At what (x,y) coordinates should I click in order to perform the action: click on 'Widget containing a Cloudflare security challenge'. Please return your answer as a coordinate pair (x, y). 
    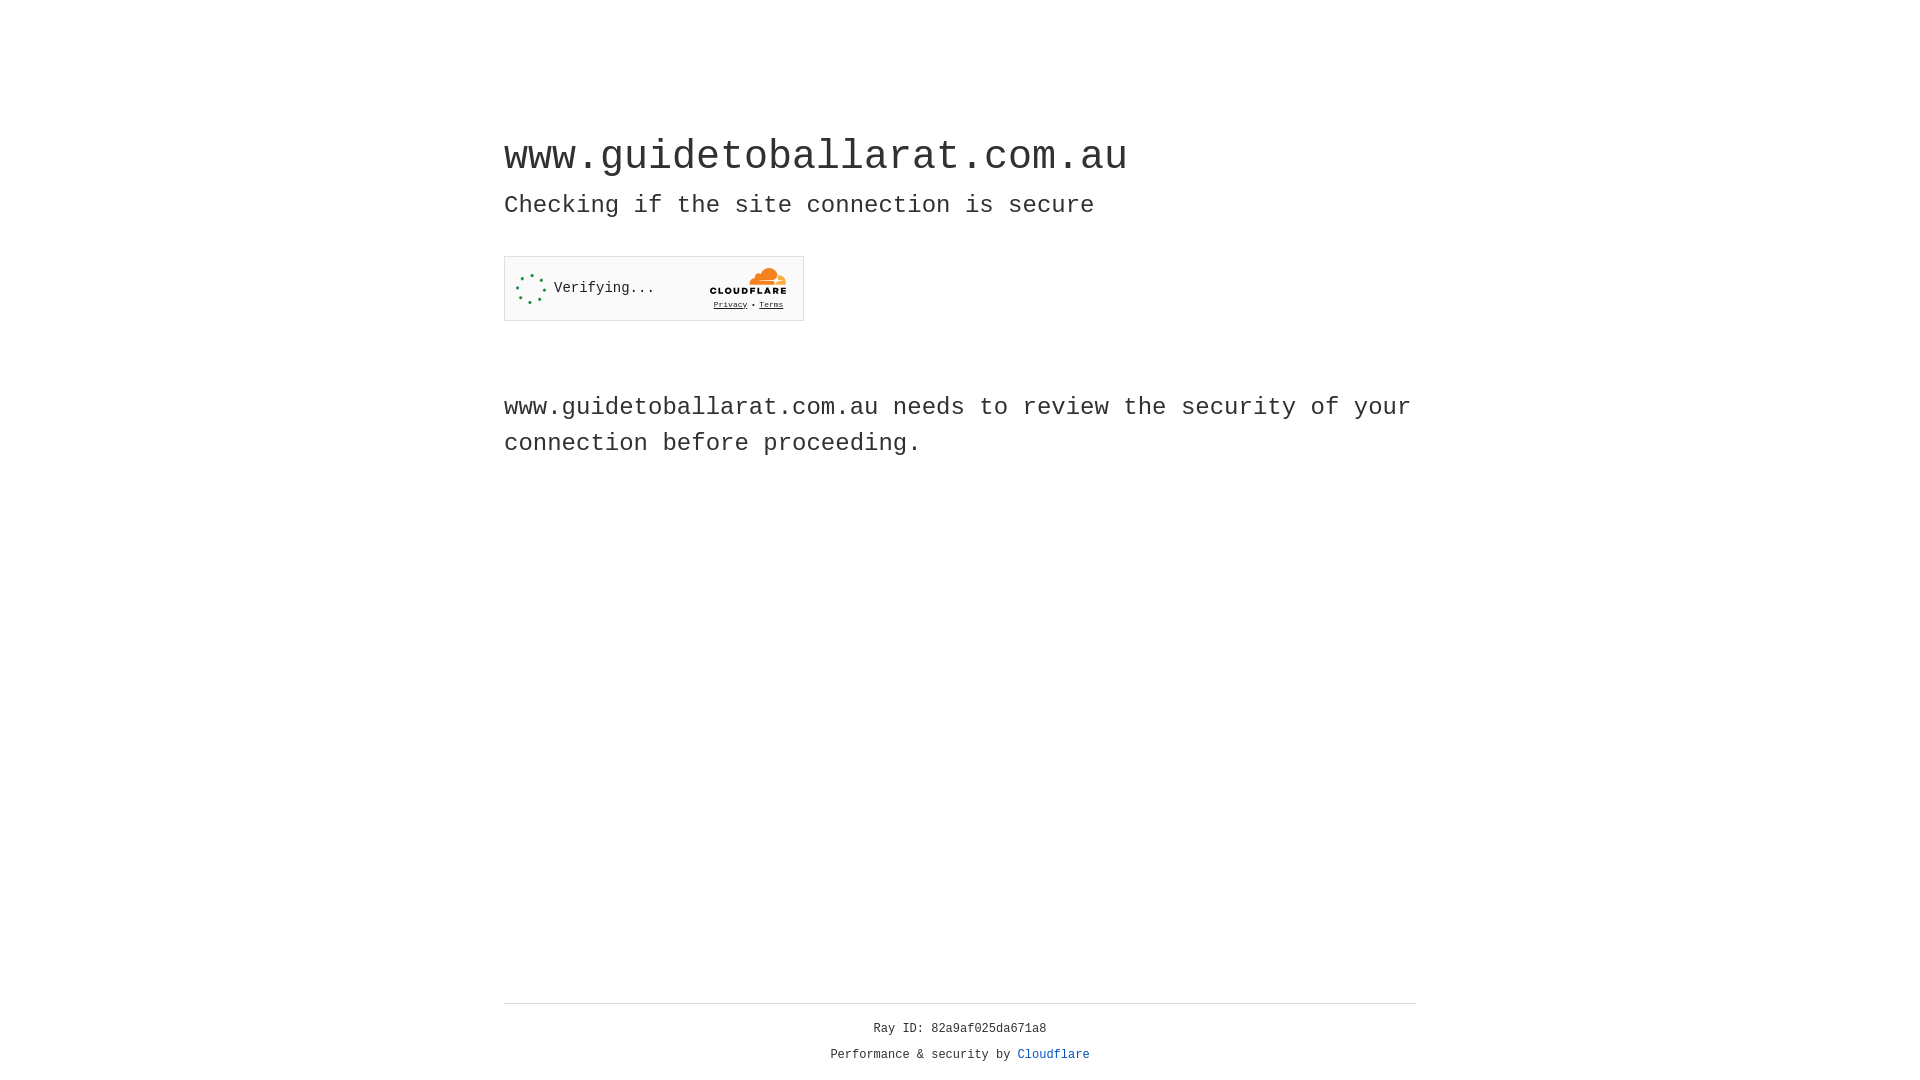
    Looking at the image, I should click on (653, 288).